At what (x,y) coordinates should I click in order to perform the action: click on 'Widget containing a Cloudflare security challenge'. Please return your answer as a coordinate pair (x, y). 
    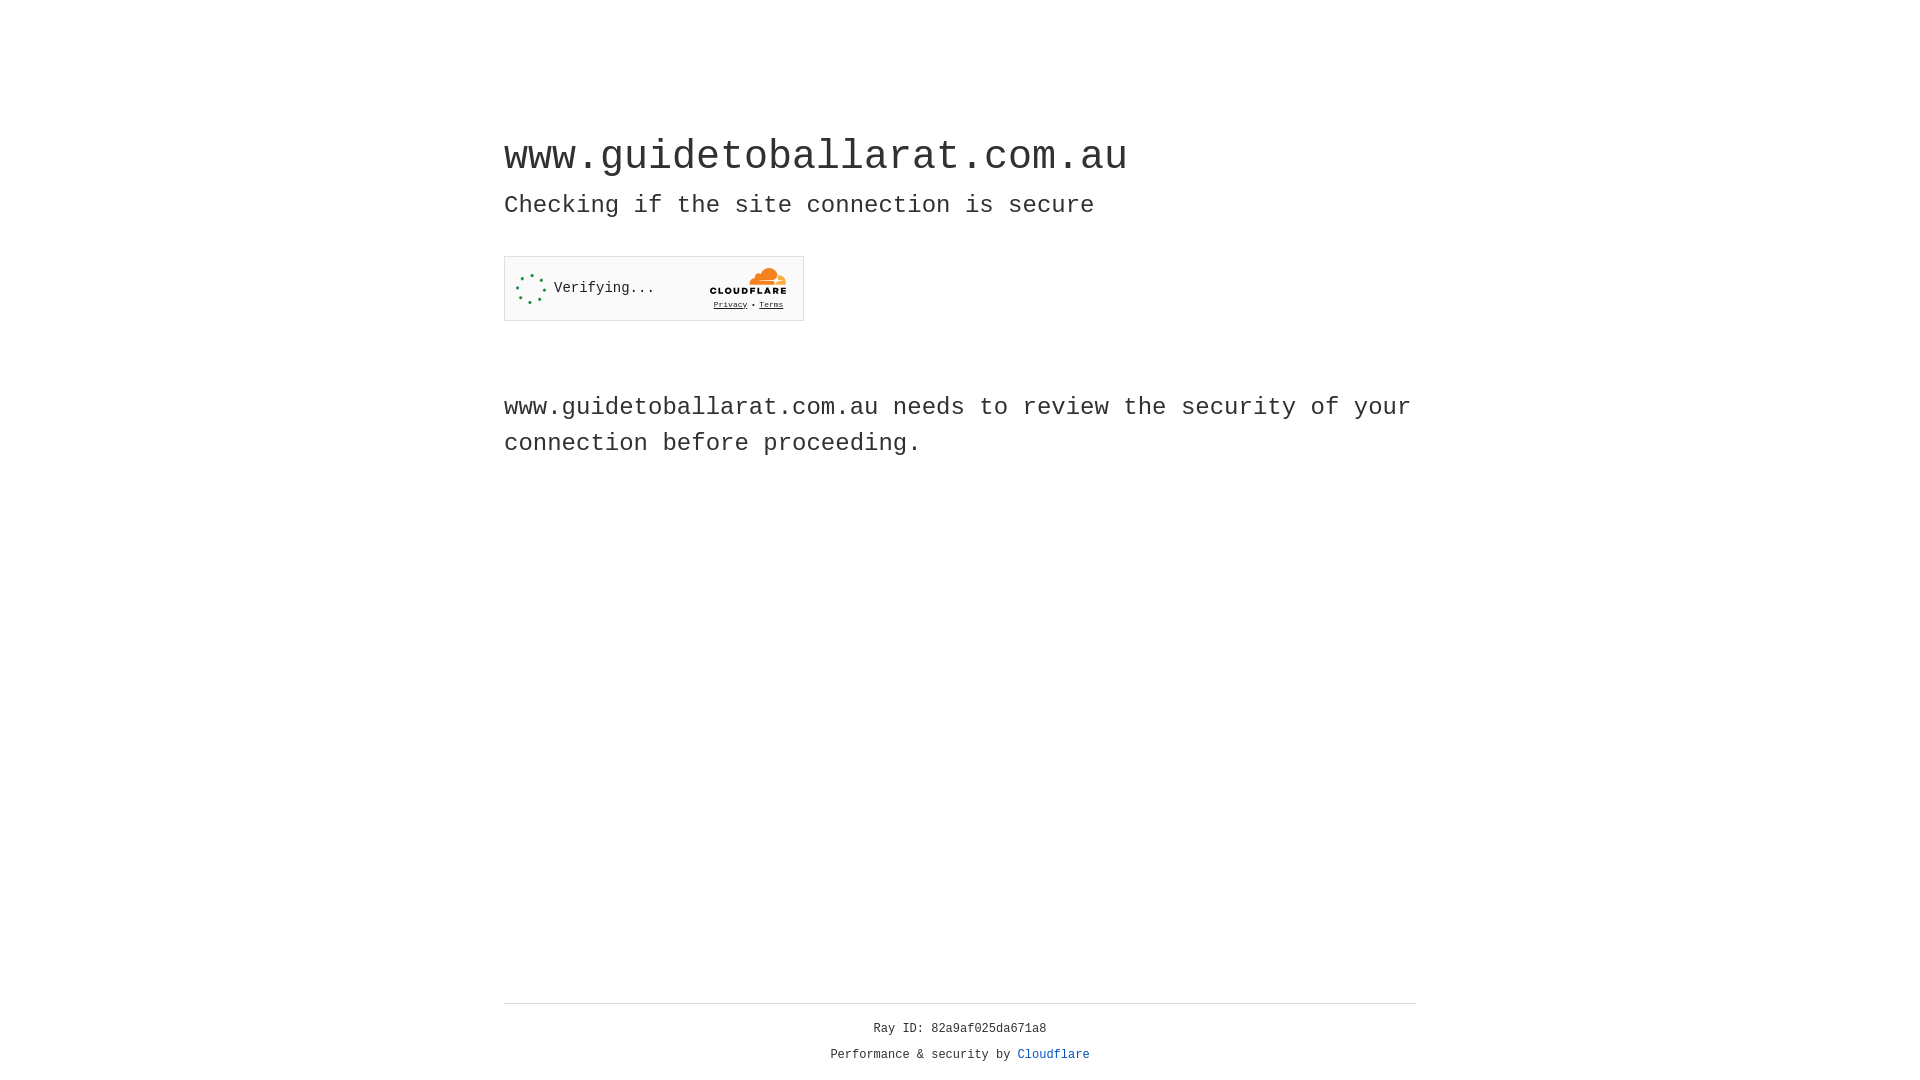
    Looking at the image, I should click on (653, 288).